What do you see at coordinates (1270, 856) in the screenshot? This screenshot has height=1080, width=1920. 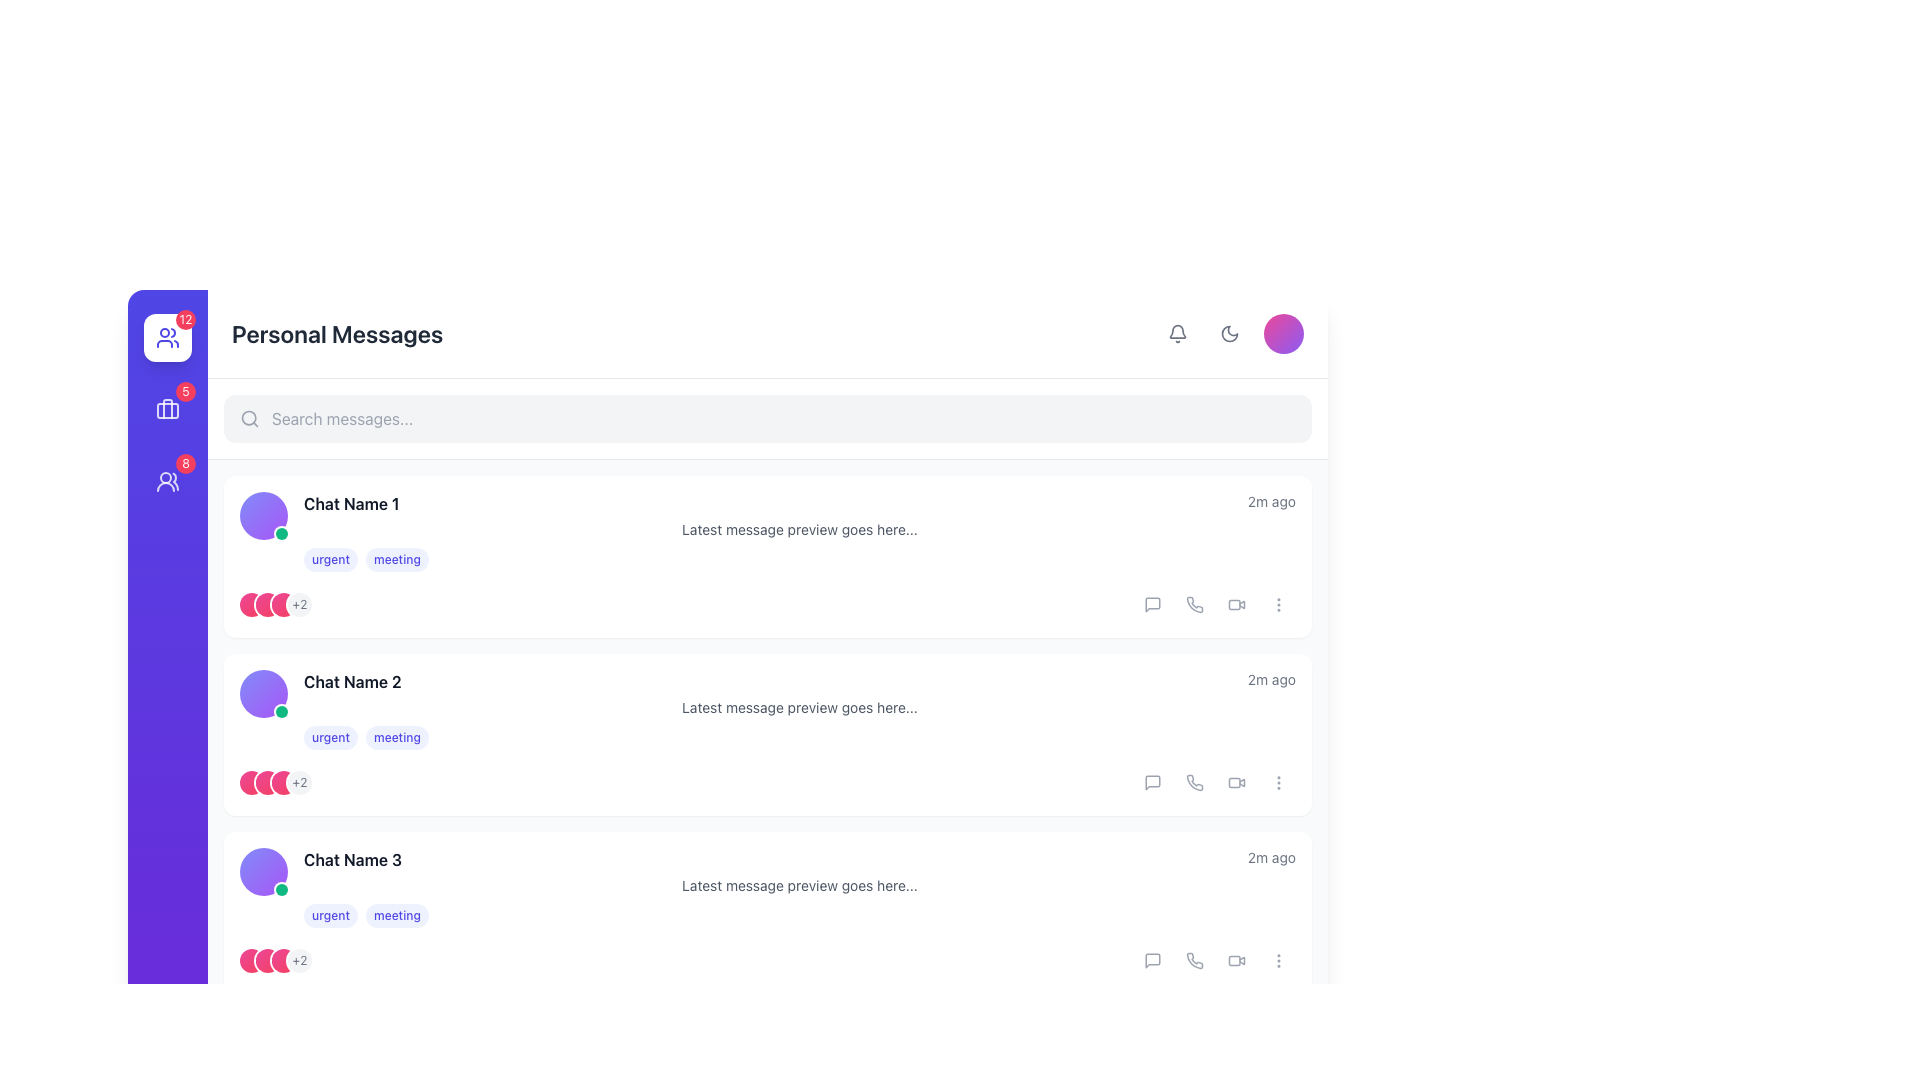 I see `text label indicating the time elapsed since the latest activity in the third chat entry, located at the top-right adjacent to 'Chat Name 3'` at bounding box center [1270, 856].